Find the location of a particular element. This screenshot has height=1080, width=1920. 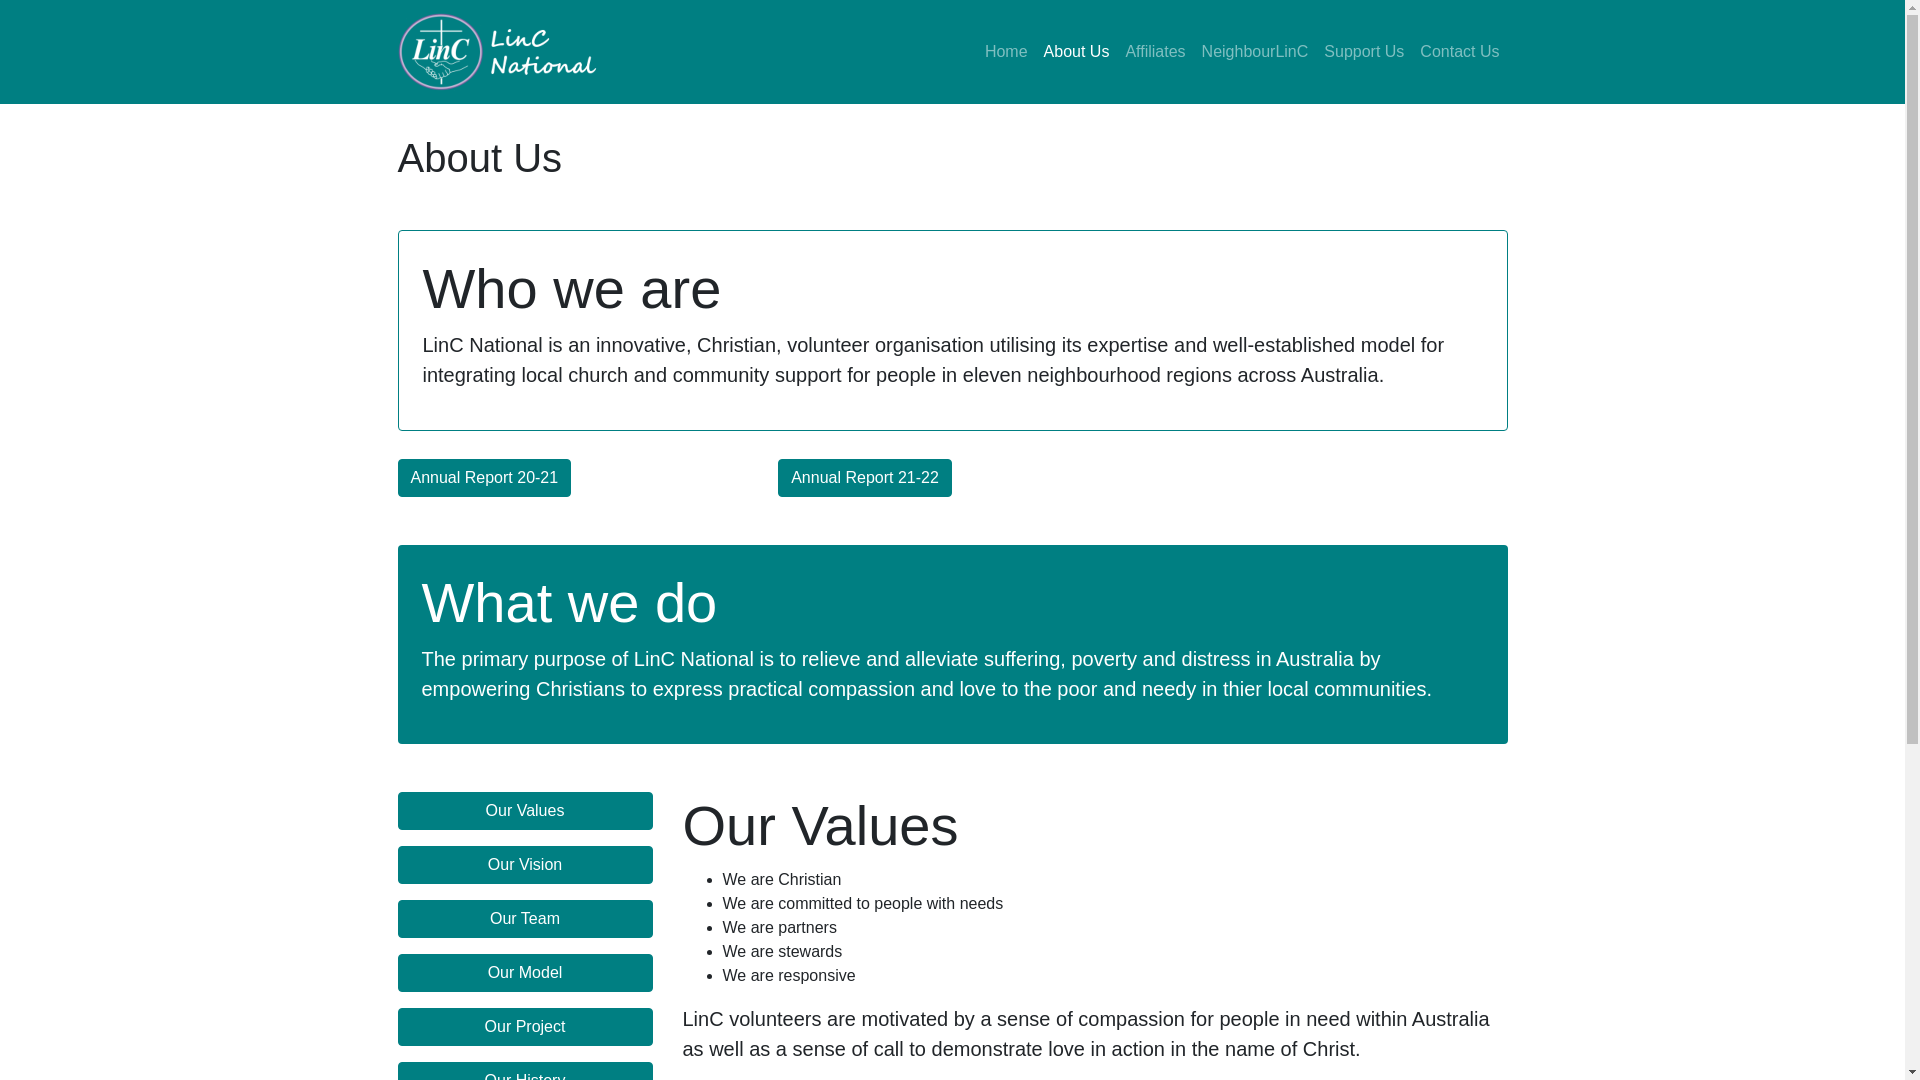

'Annual Report 20-21' is located at coordinates (484, 478).